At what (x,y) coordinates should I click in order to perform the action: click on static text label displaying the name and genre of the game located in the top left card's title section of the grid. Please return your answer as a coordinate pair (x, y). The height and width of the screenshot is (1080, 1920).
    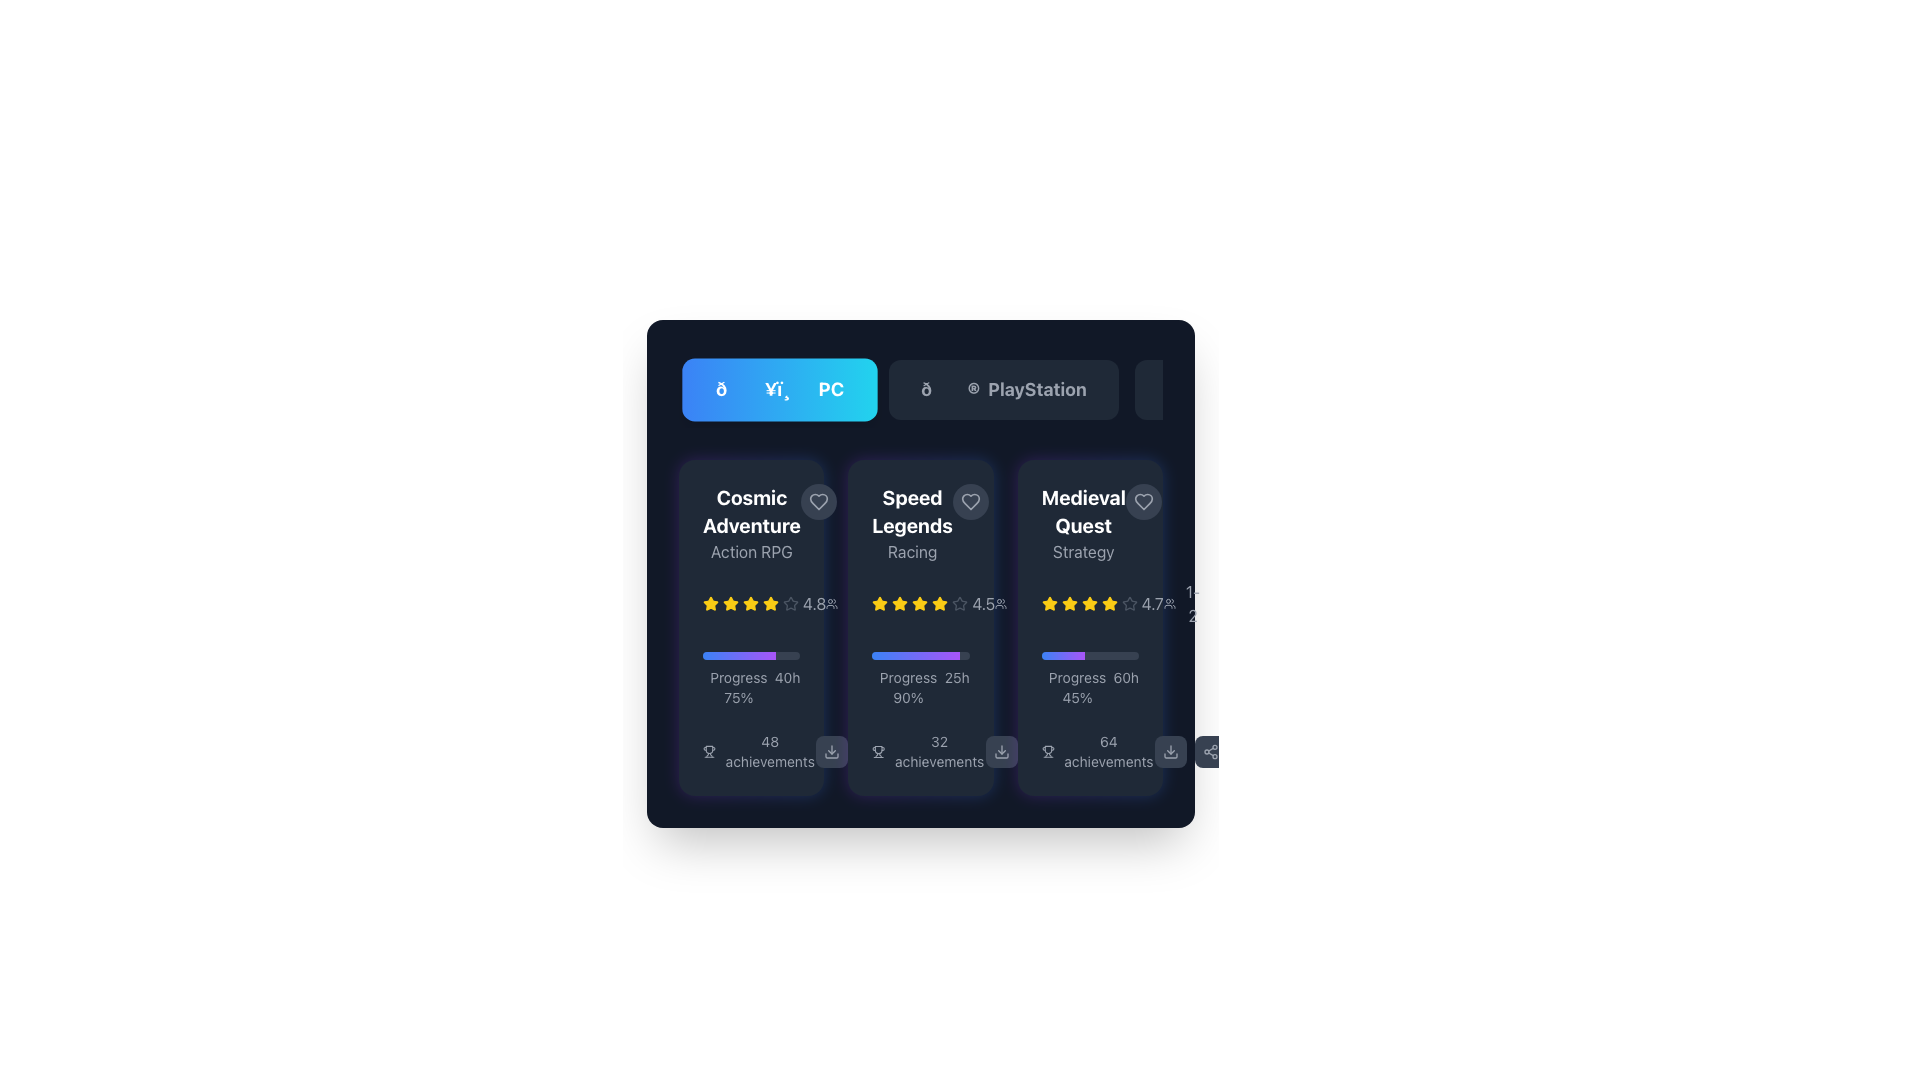
    Looking at the image, I should click on (750, 523).